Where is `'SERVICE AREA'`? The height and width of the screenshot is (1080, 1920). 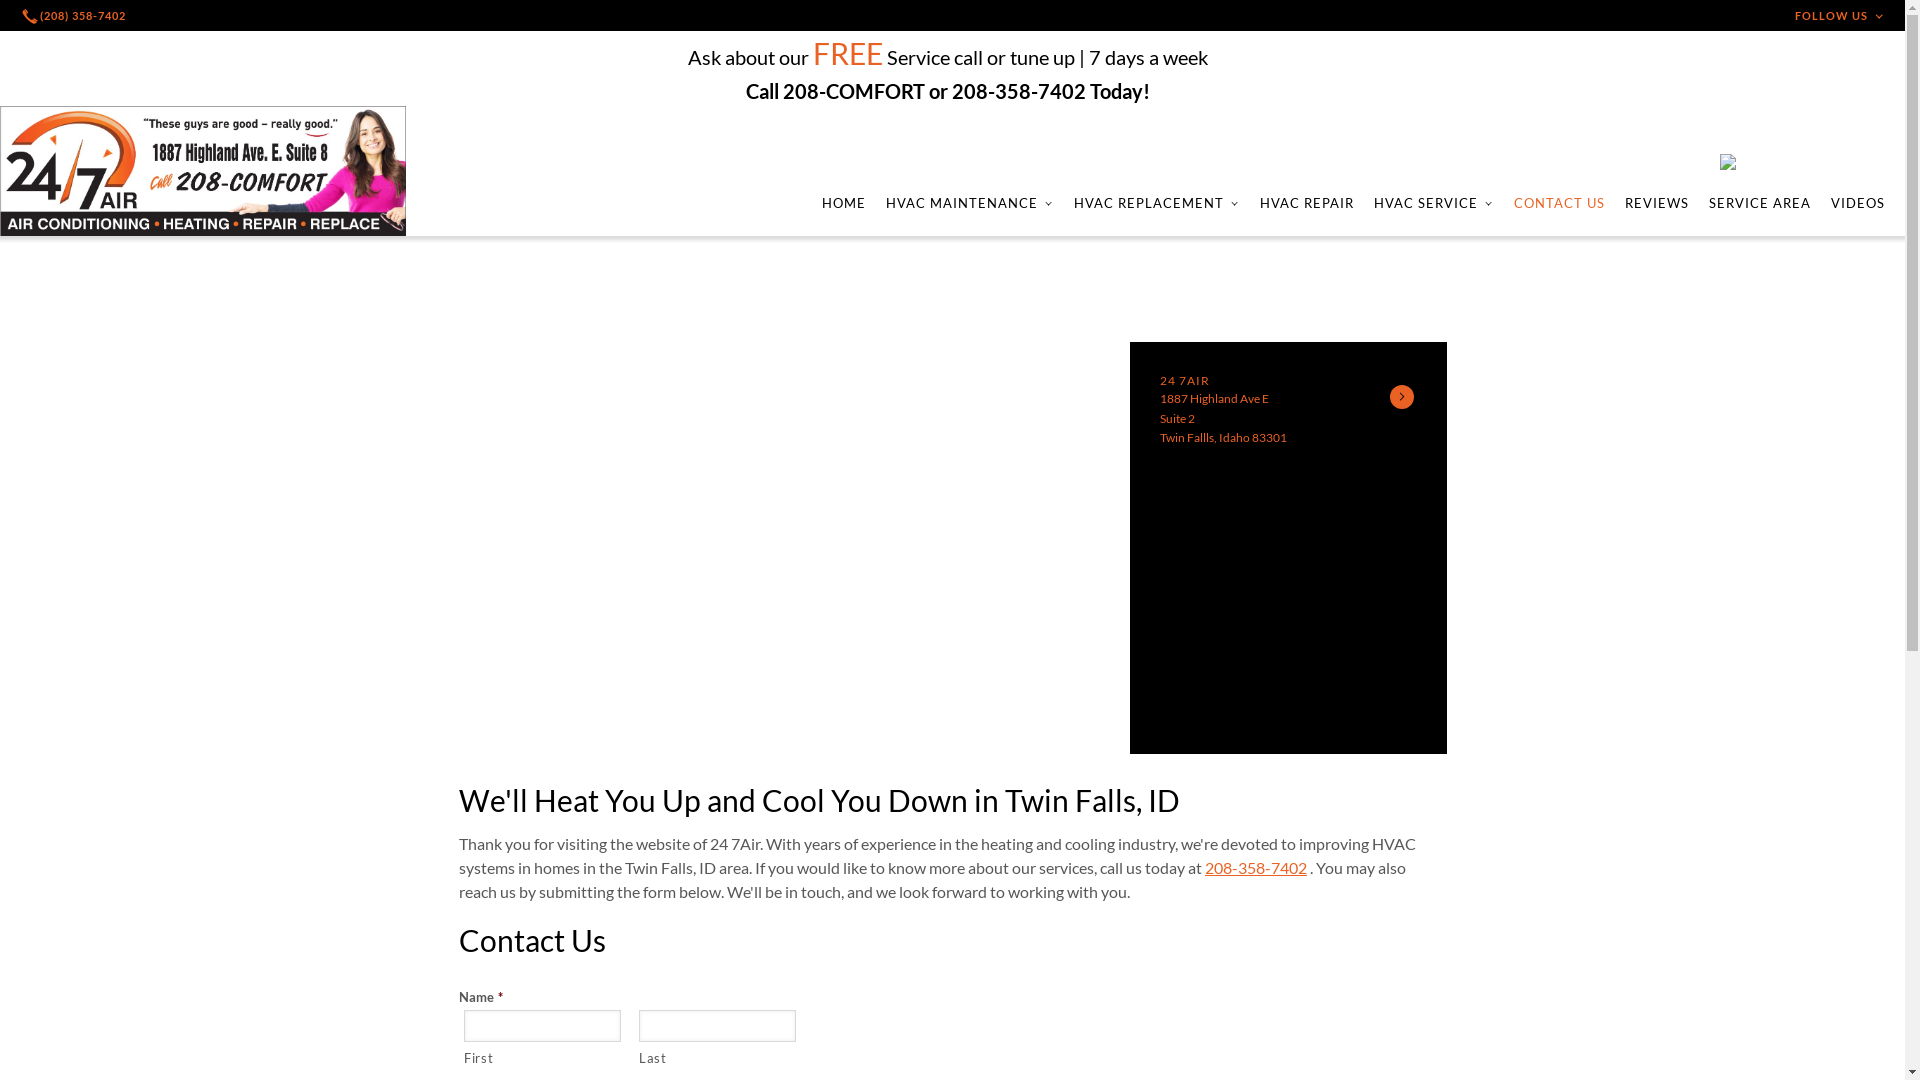
'SERVICE AREA' is located at coordinates (1760, 203).